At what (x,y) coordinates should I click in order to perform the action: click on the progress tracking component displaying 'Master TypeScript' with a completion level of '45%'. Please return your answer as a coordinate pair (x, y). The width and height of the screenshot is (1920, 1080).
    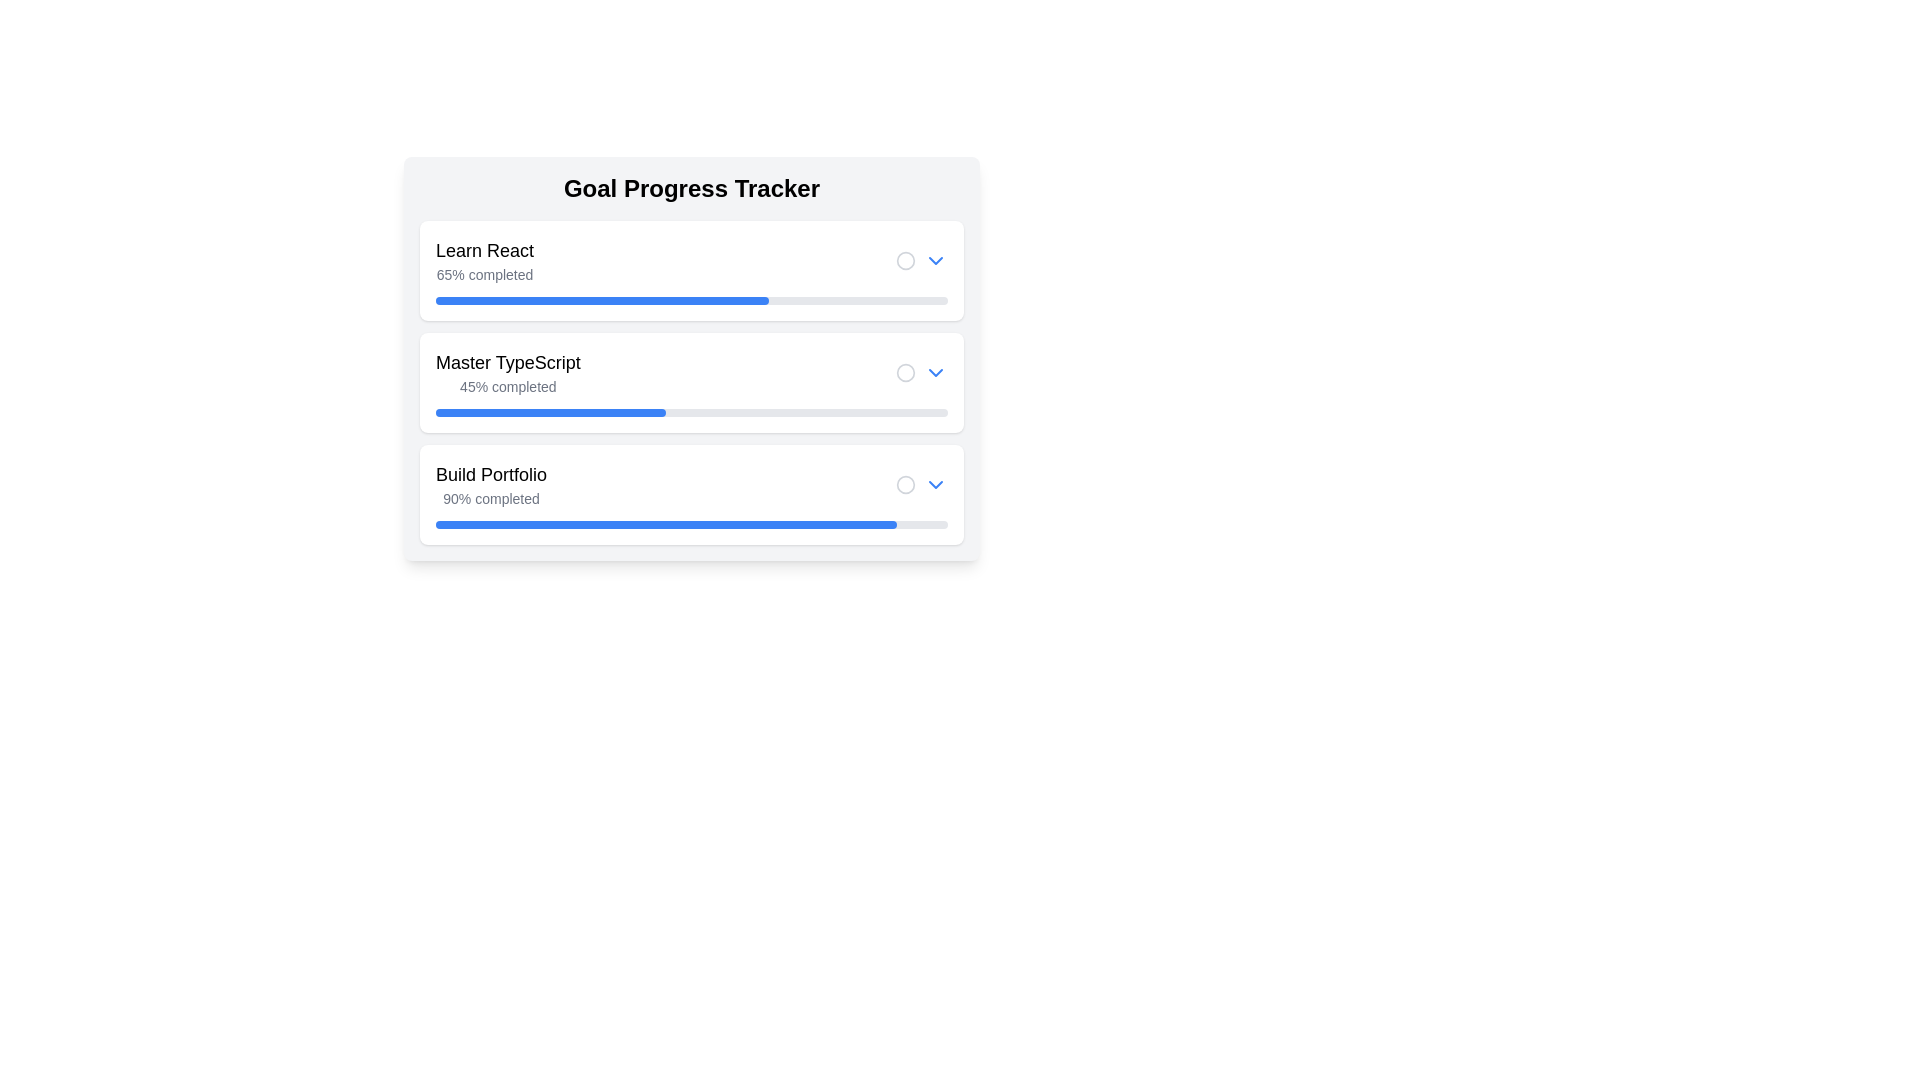
    Looking at the image, I should click on (691, 382).